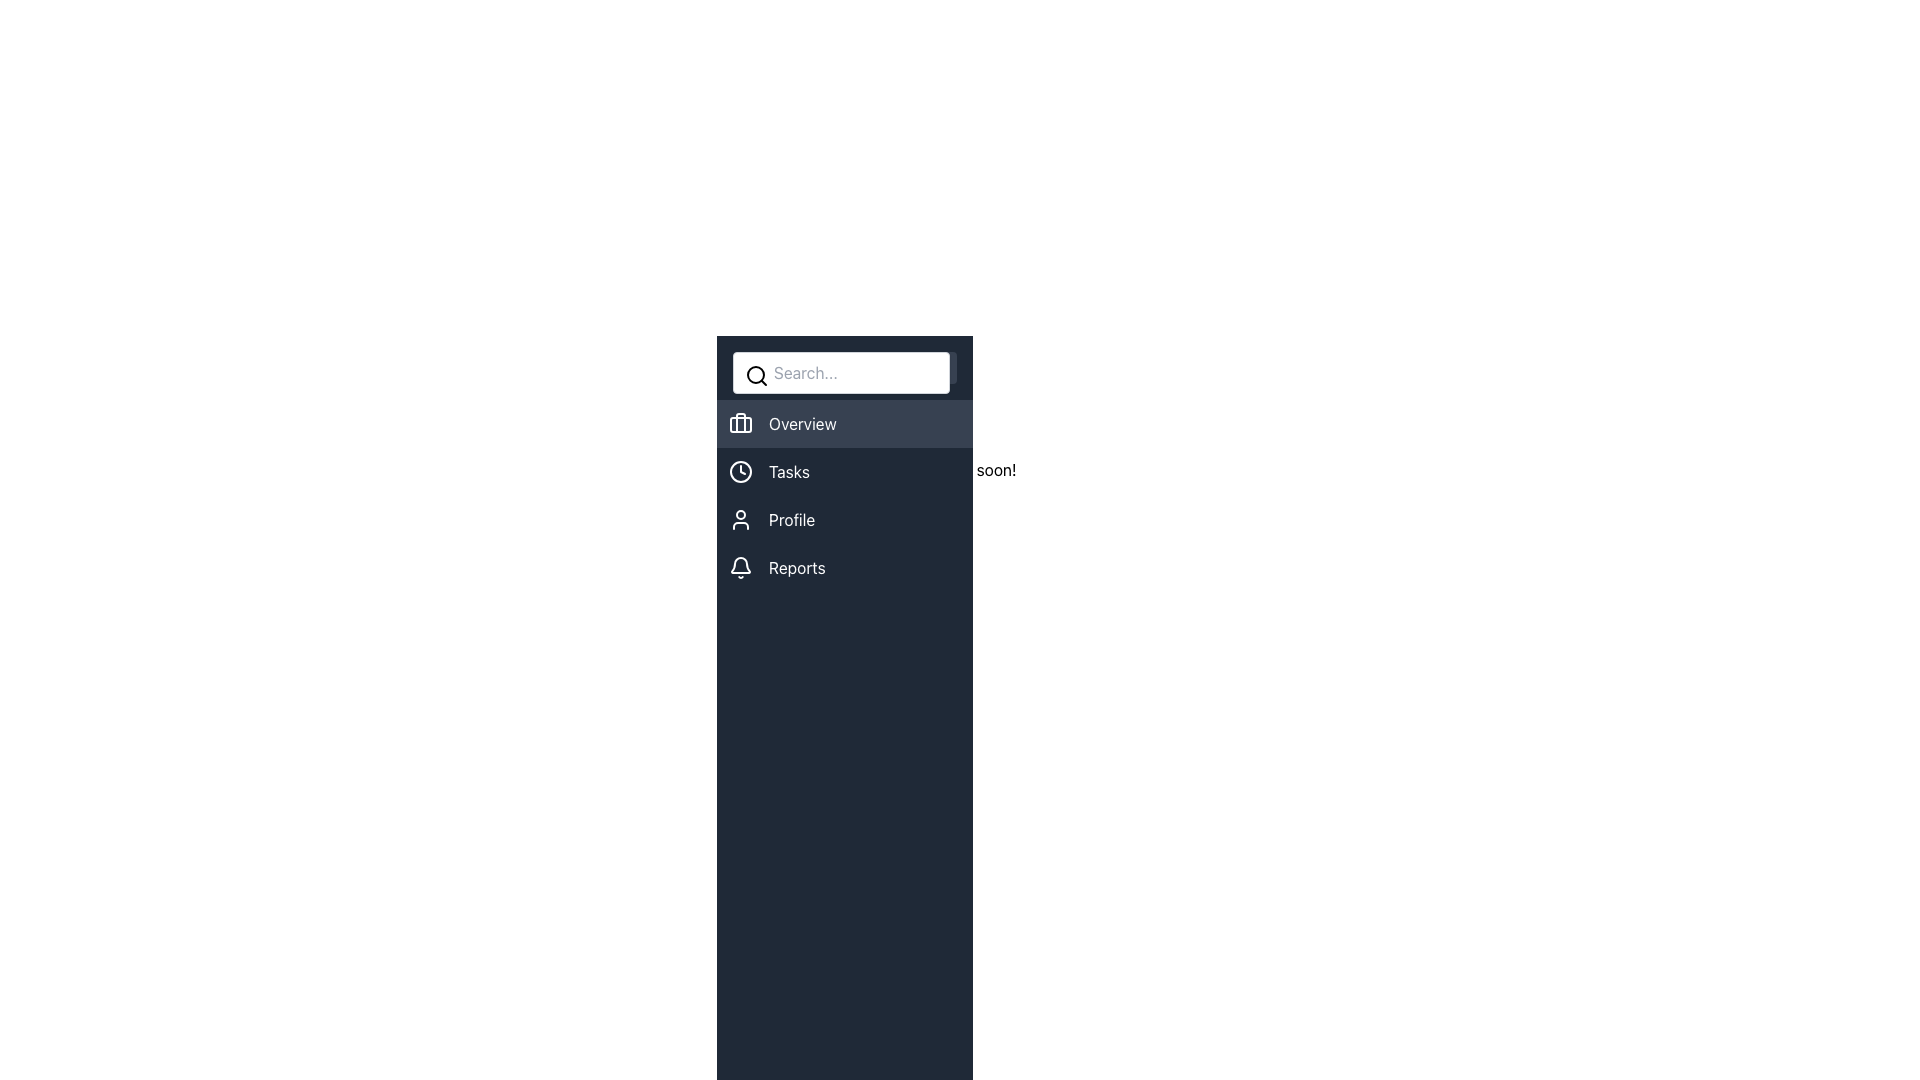 This screenshot has height=1080, width=1920. What do you see at coordinates (756, 375) in the screenshot?
I see `the magnifying glass icon located to the left of the 'Search...' text input field at the top of the vertical navigation bar` at bounding box center [756, 375].